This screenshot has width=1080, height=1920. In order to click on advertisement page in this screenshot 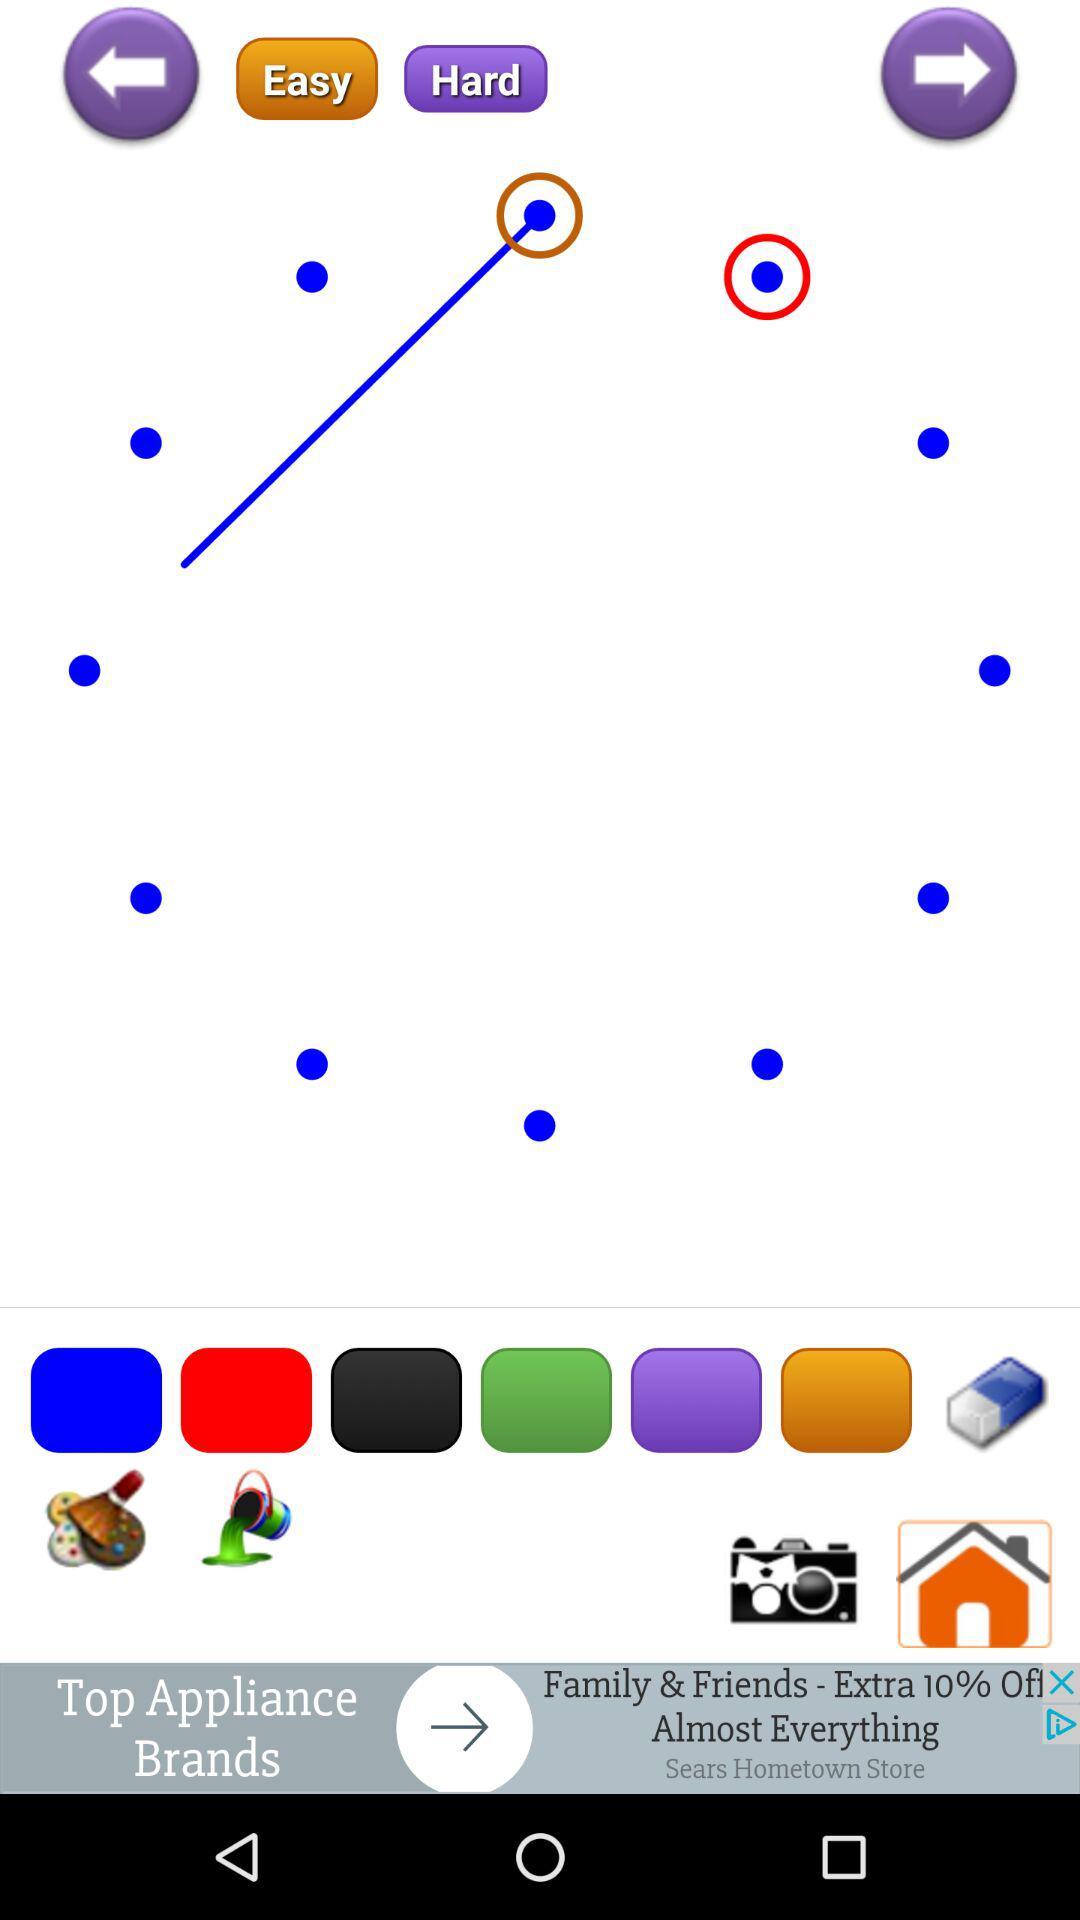, I will do `click(540, 1727)`.